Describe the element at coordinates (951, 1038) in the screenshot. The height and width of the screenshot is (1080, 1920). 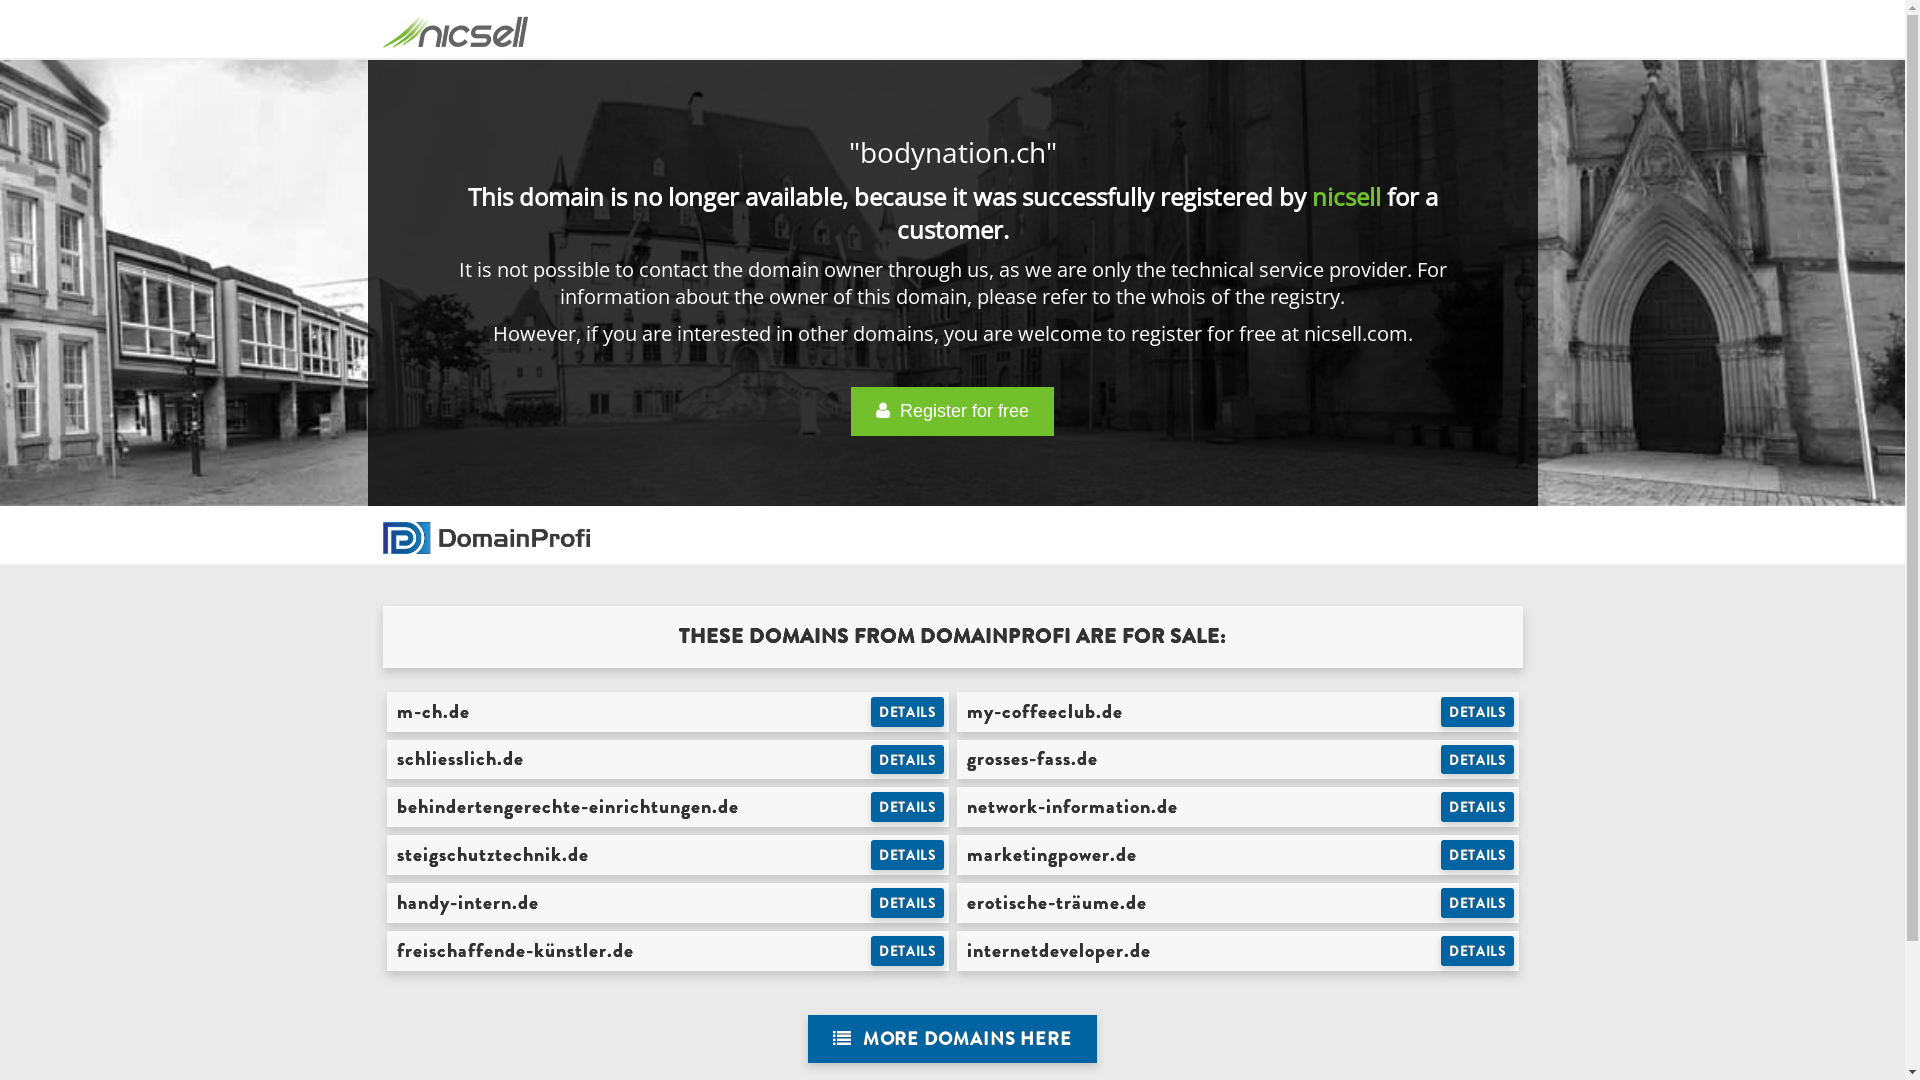
I see `'  MORE DOMAINS HERE'` at that location.